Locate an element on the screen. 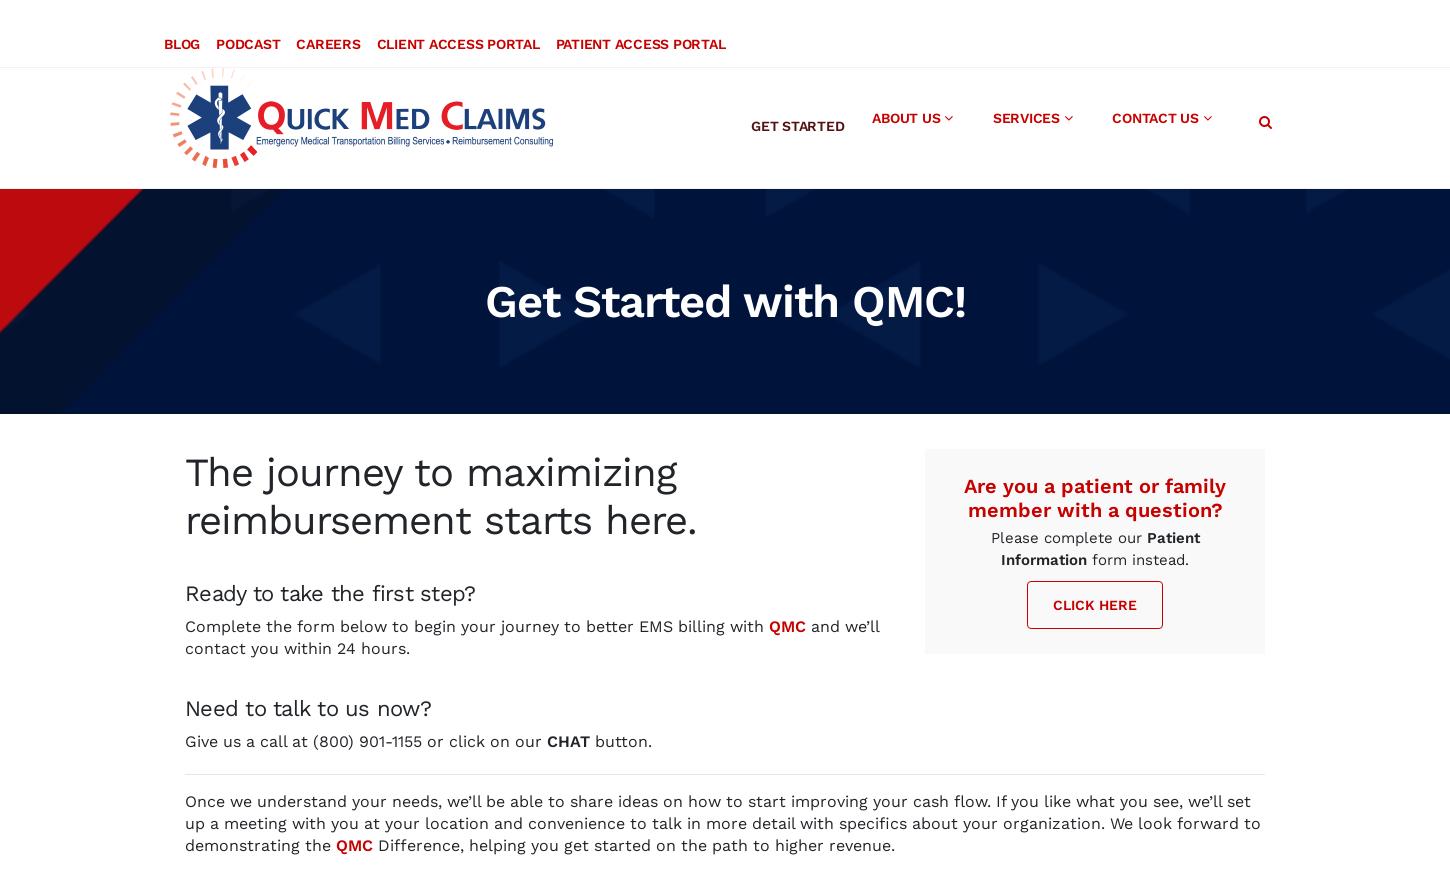 This screenshot has width=1450, height=873. 'Ready to take the first step?' is located at coordinates (330, 573).